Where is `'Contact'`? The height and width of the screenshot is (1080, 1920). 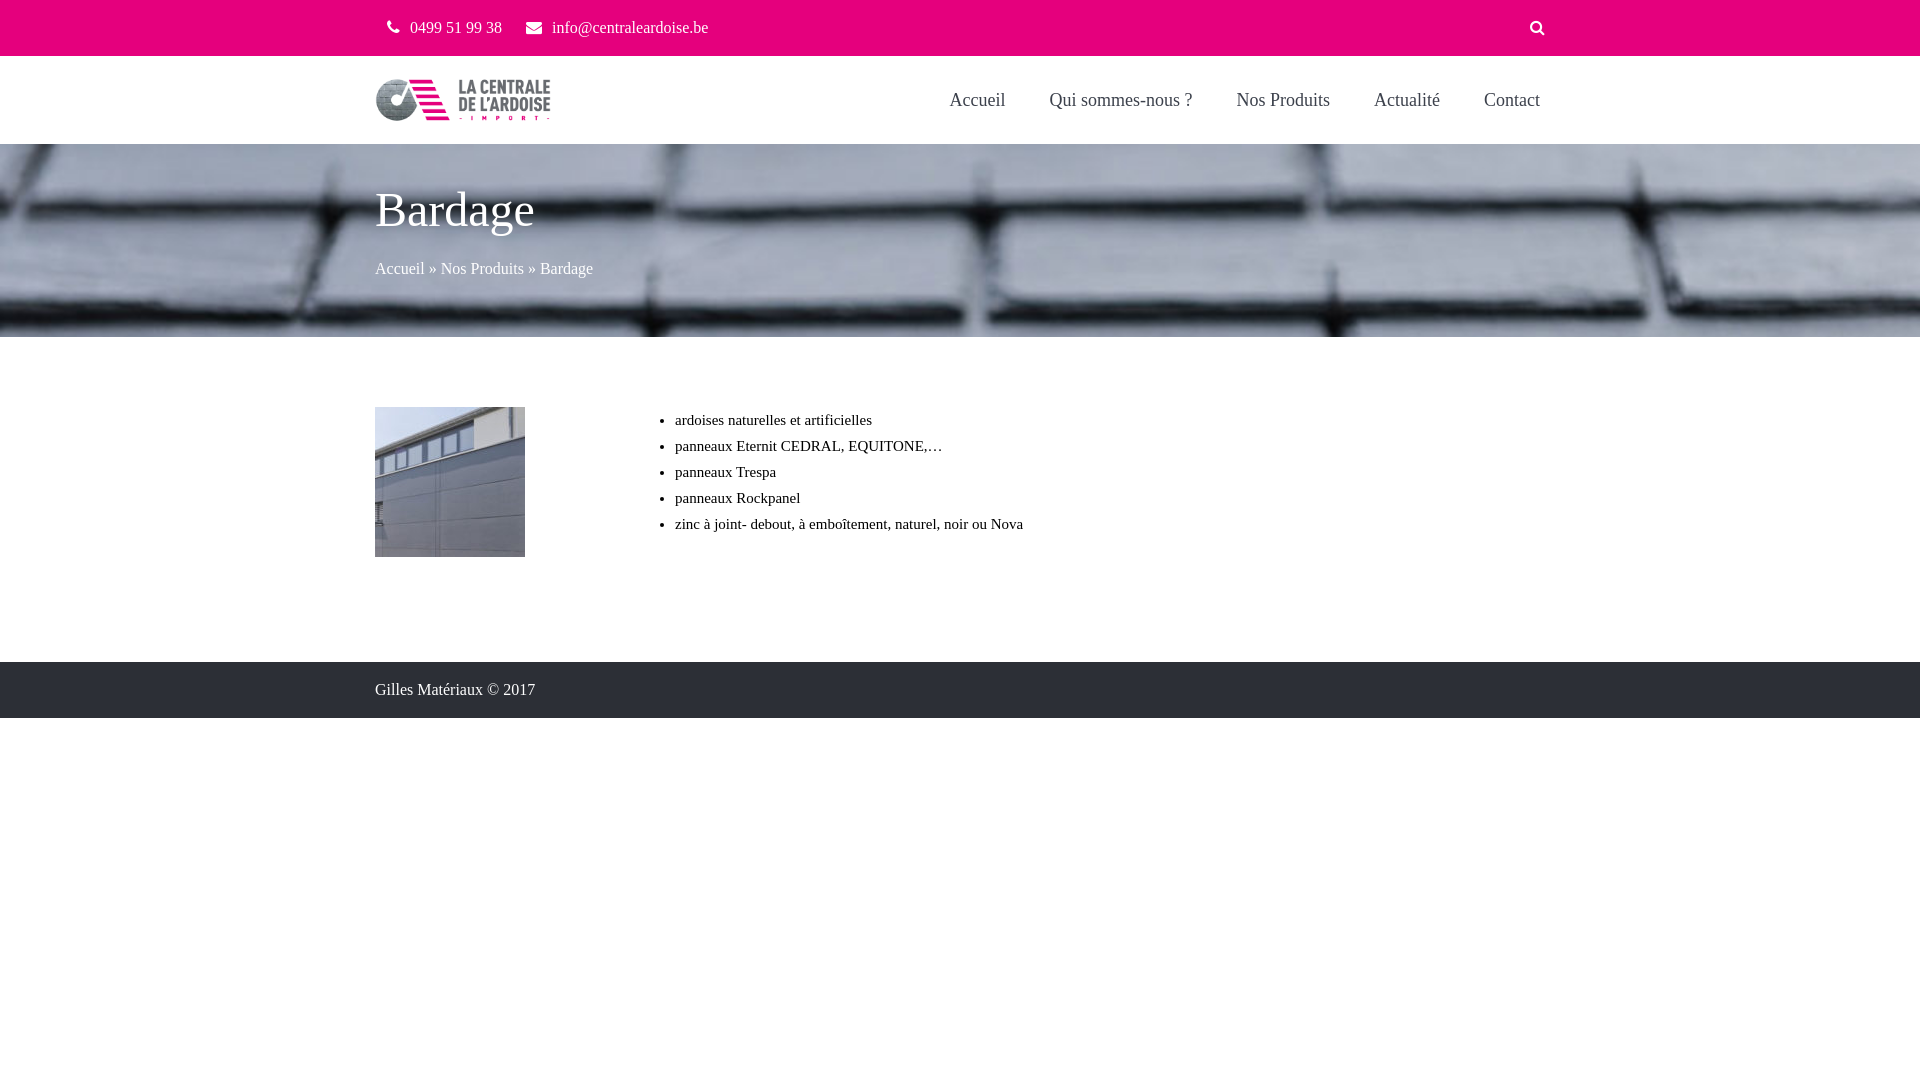
'Contact' is located at coordinates (1464, 100).